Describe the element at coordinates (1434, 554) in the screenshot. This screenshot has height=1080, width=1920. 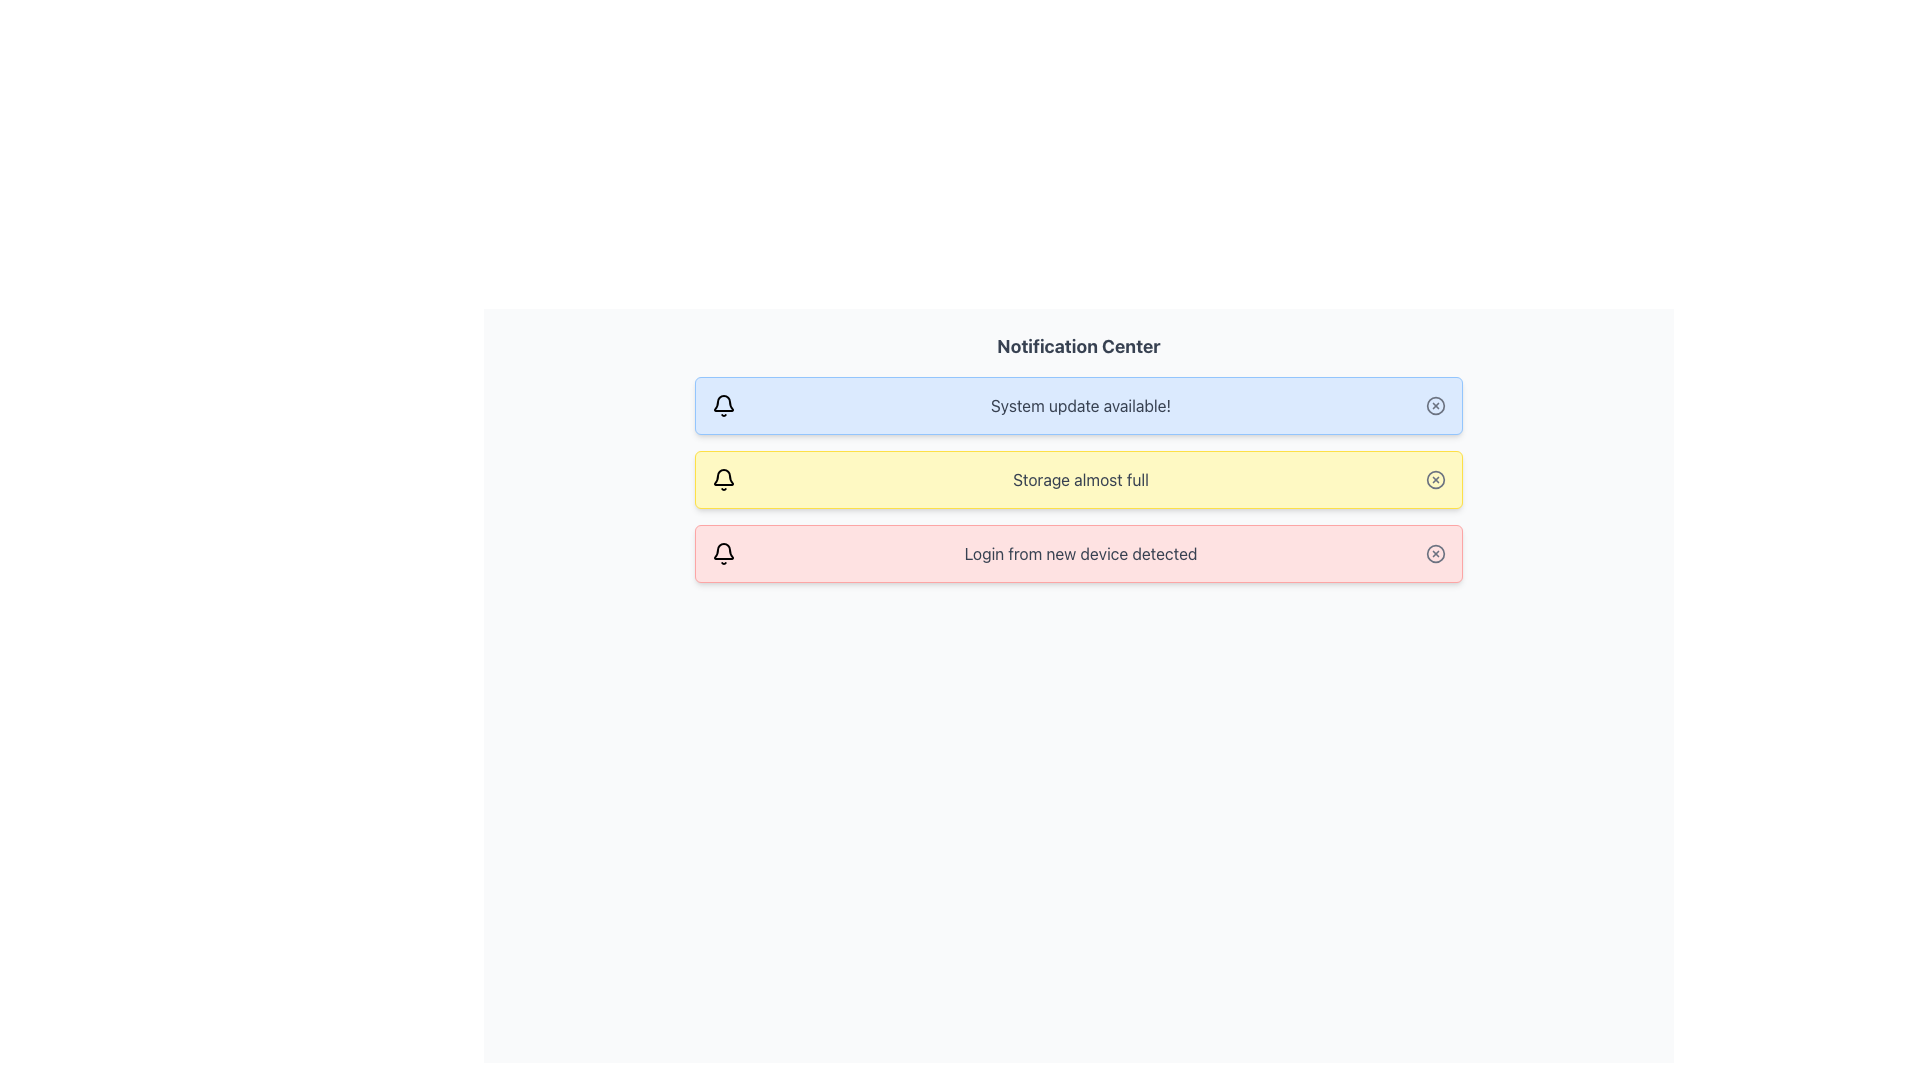
I see `the decorative circular element located at the right end of the red-colored notification bar labeled 'Login from new device detected', which is part of a clickable close button` at that location.